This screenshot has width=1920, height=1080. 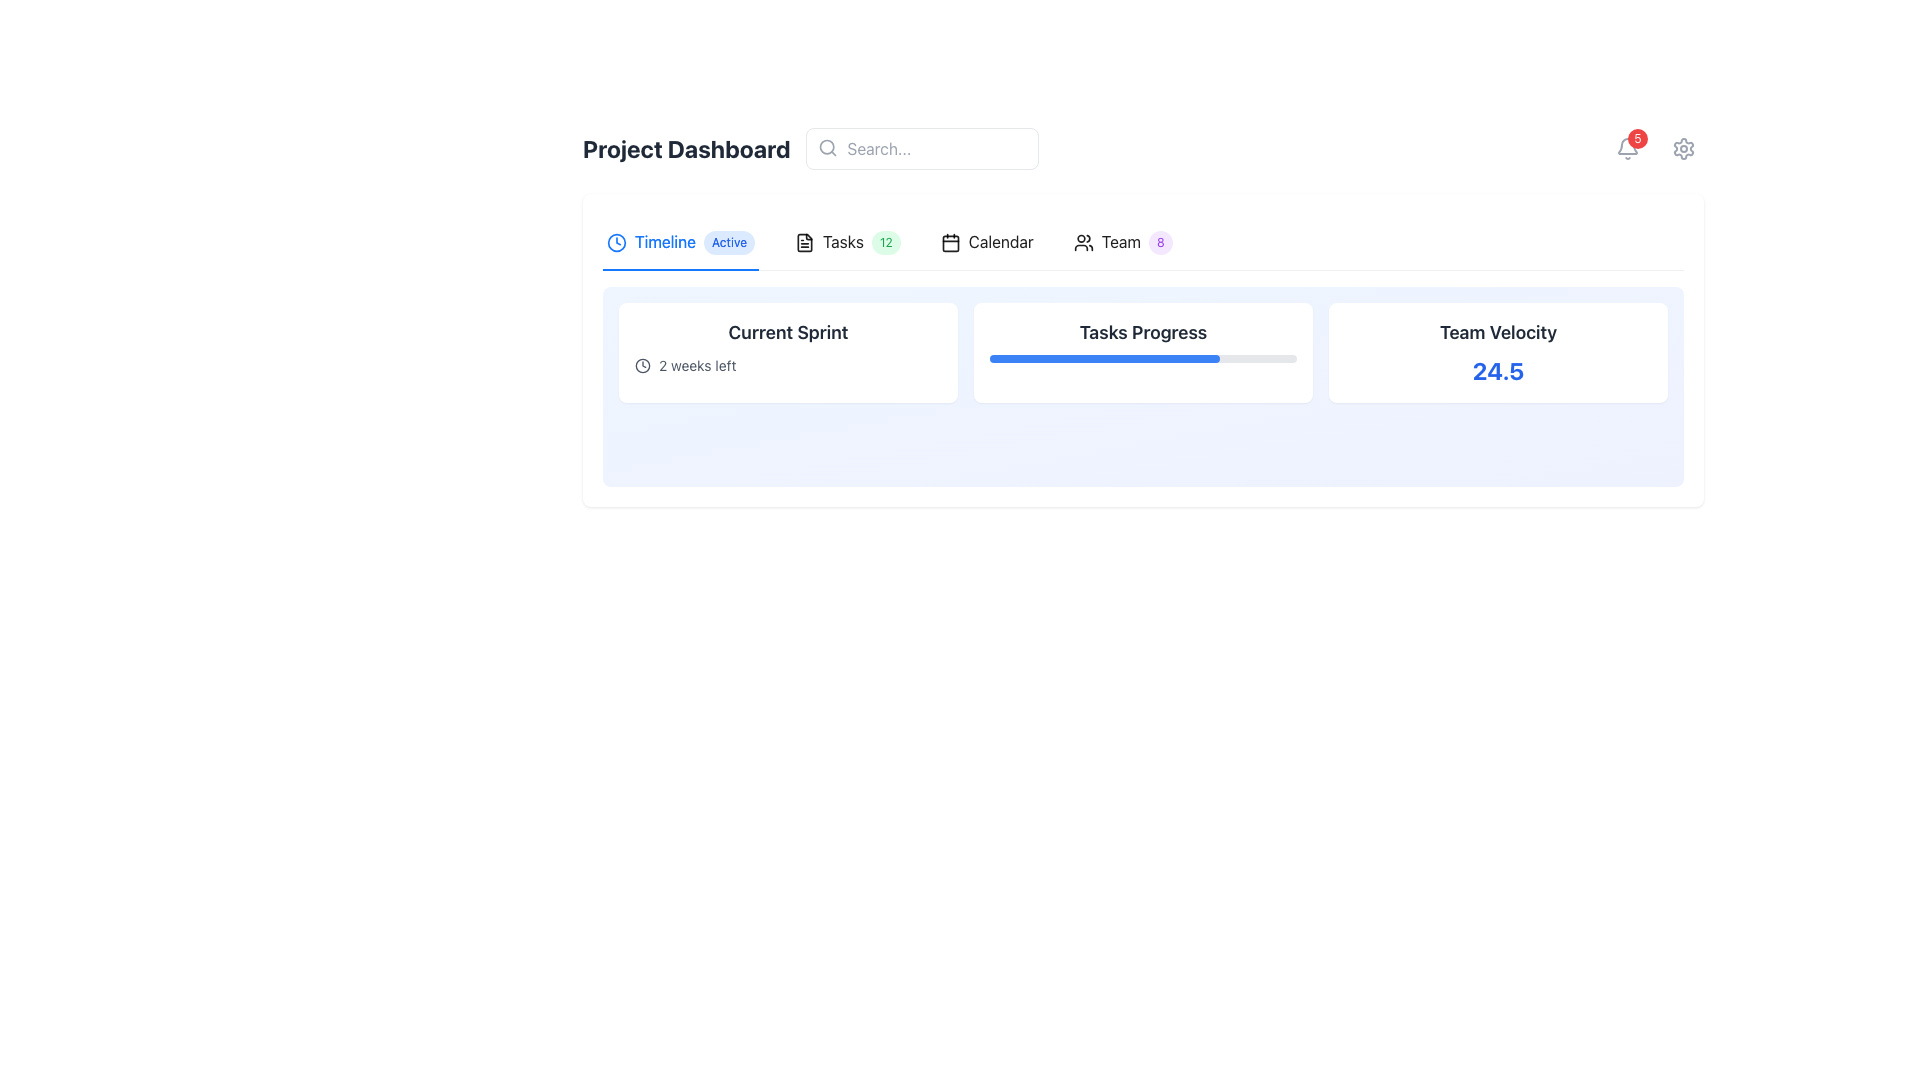 What do you see at coordinates (1123, 241) in the screenshot?
I see `the fourth tab in the horizontal navigation bar that has a numeric badge and an icon of people to its left, which is located to the right of the 'Calendar' tab` at bounding box center [1123, 241].